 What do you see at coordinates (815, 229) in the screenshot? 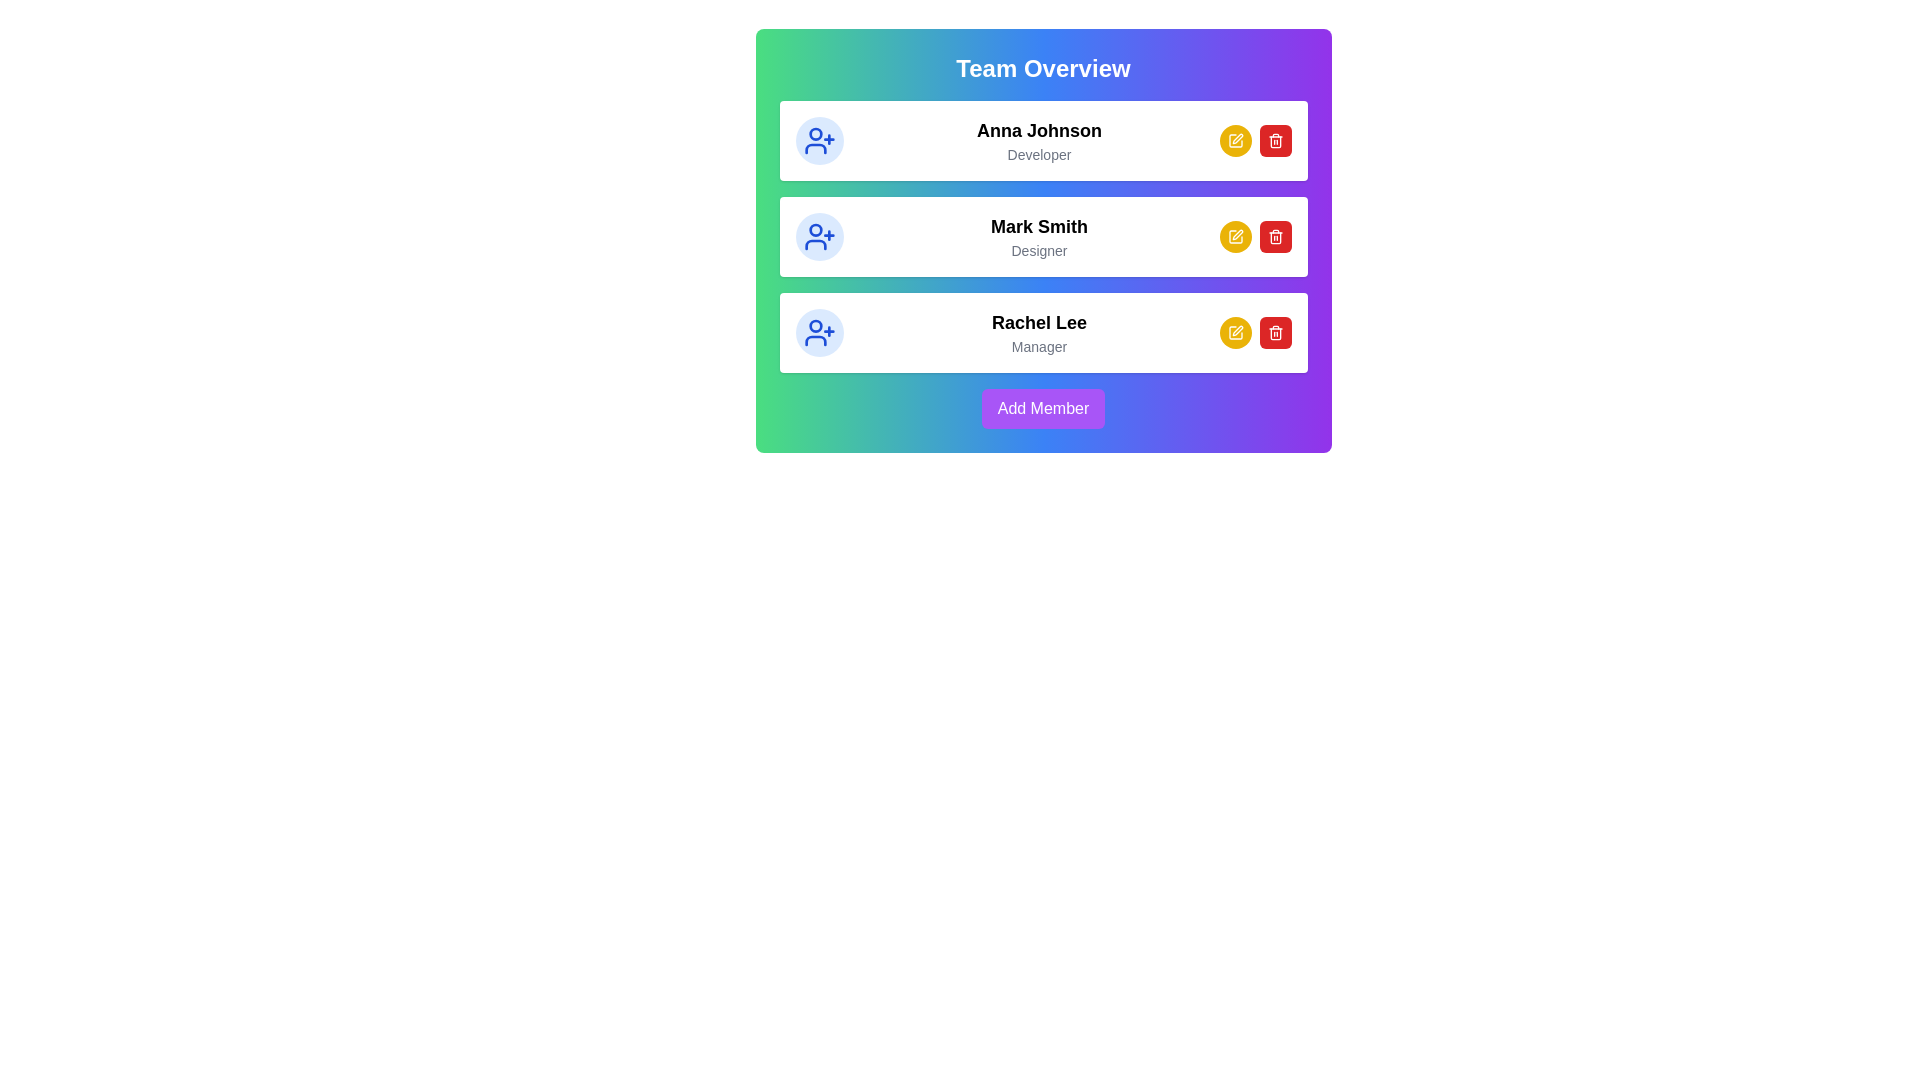
I see `the user profile icon representing 'Mark Smith - Designer' in the 'Team Overview' panel` at bounding box center [815, 229].